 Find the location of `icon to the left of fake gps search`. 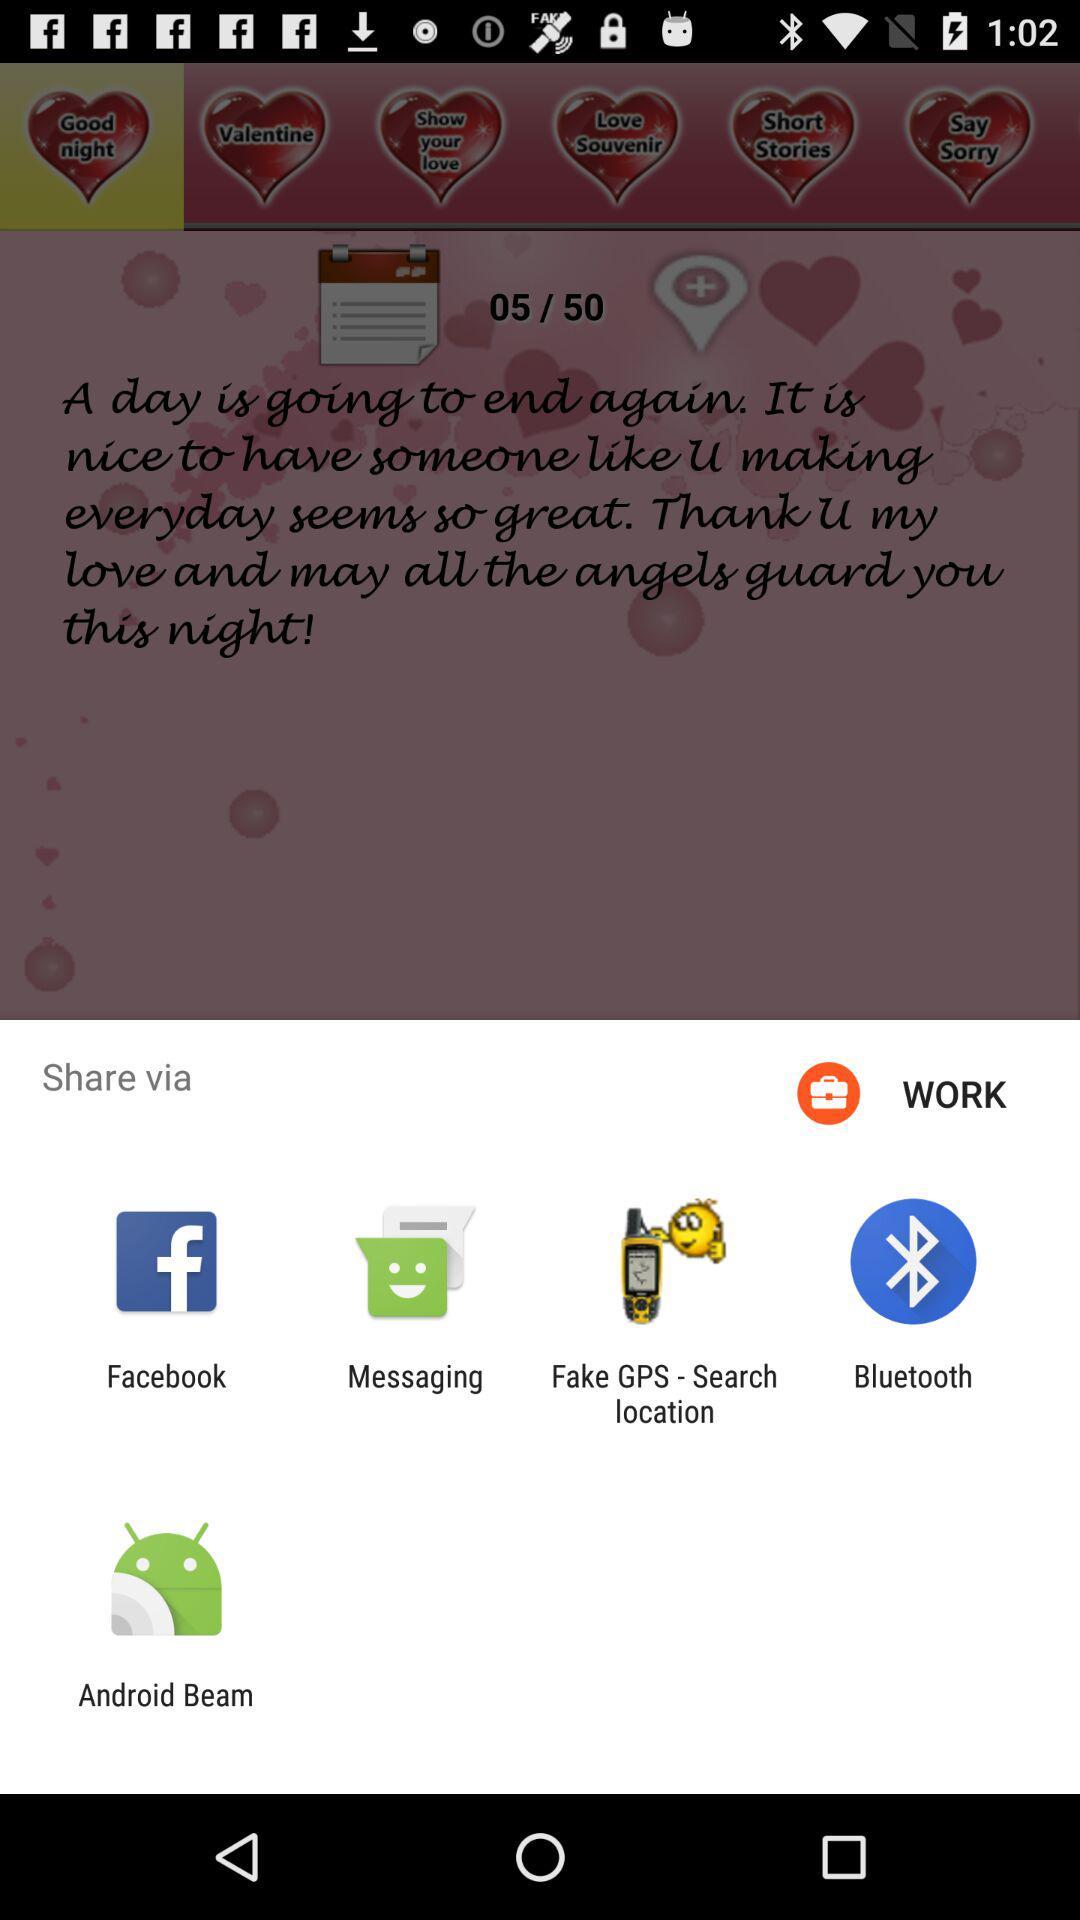

icon to the left of fake gps search is located at coordinates (414, 1392).